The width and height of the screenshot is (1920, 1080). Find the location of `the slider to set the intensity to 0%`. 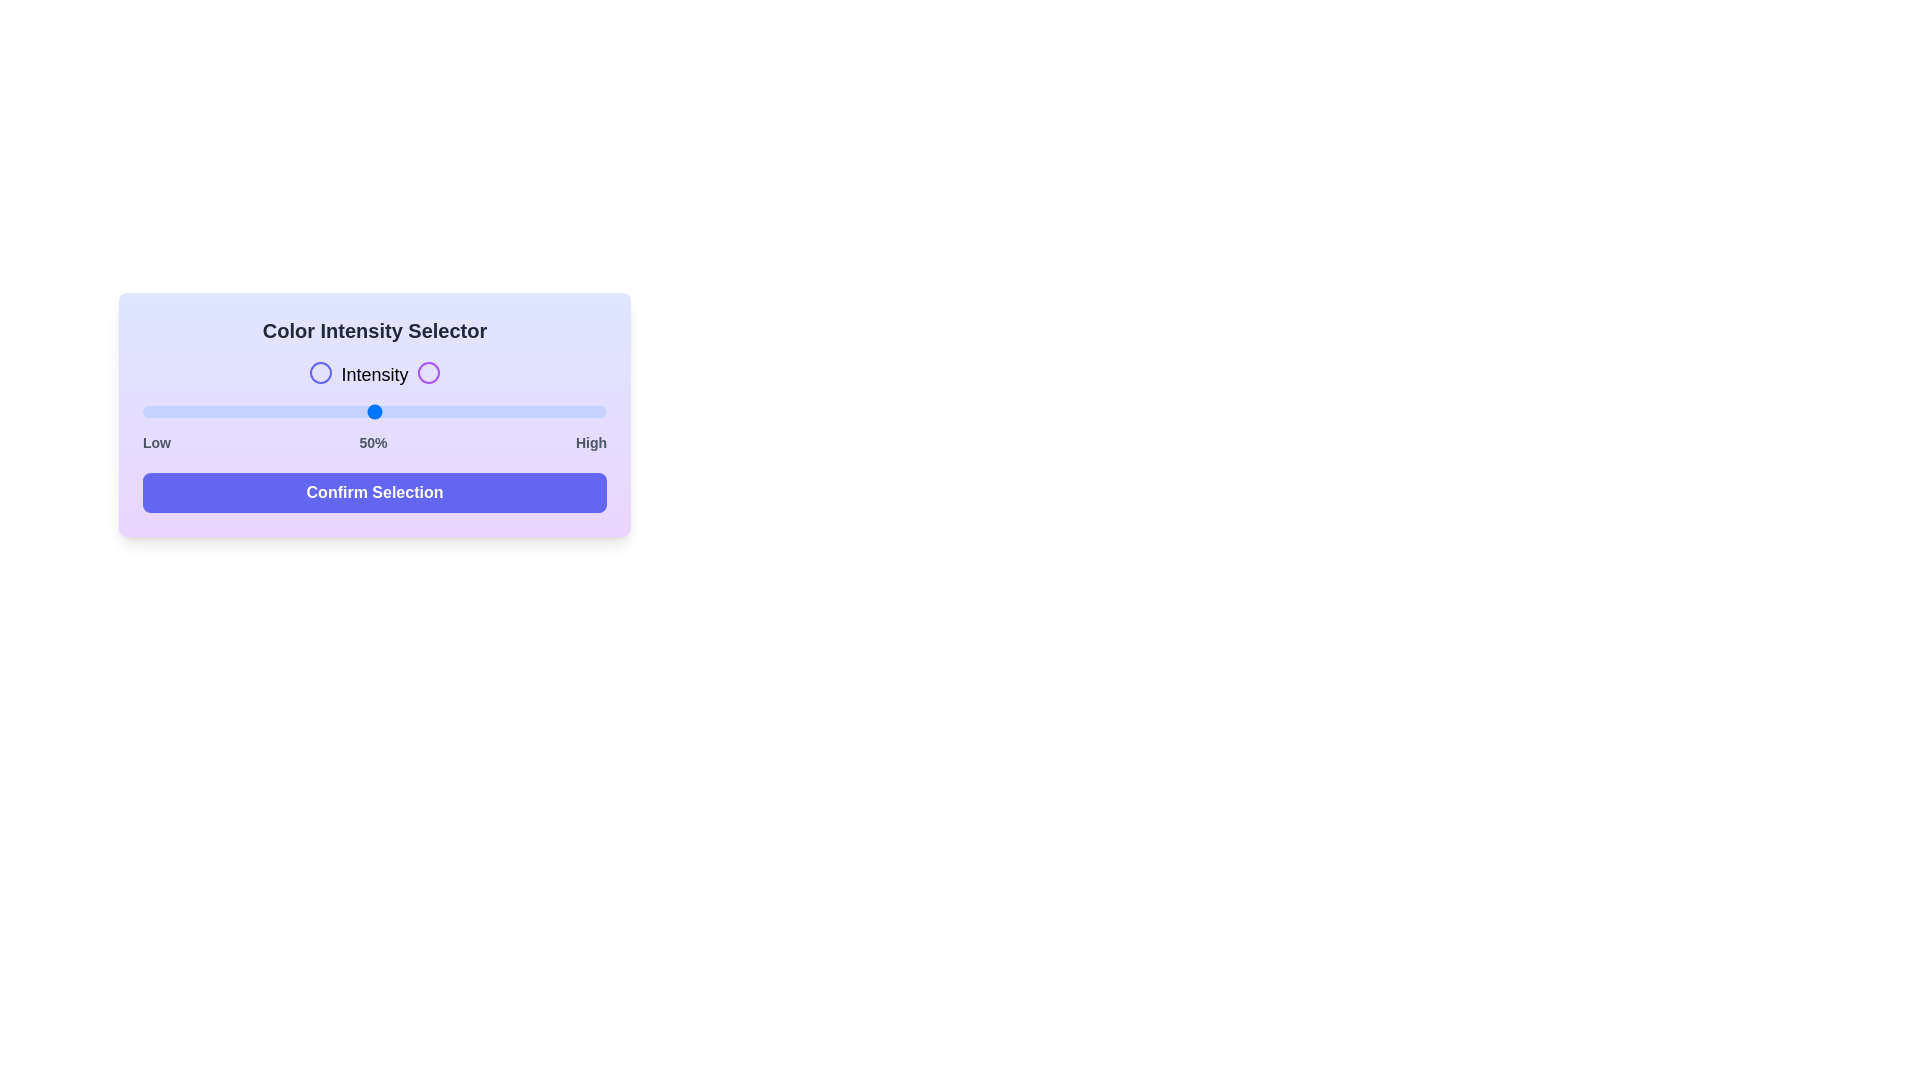

the slider to set the intensity to 0% is located at coordinates (142, 411).